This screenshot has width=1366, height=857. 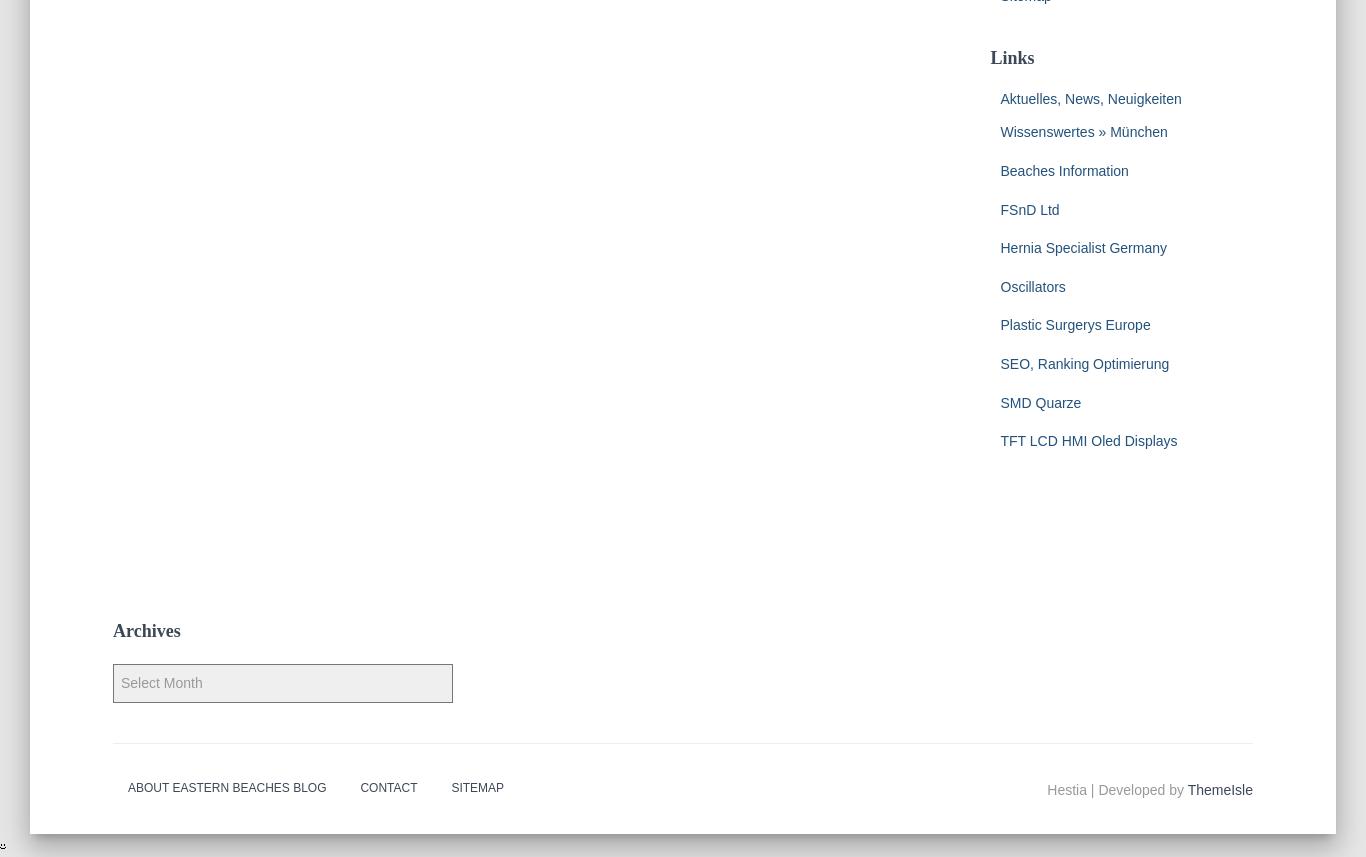 I want to click on 'Beaches Information', so click(x=1062, y=170).